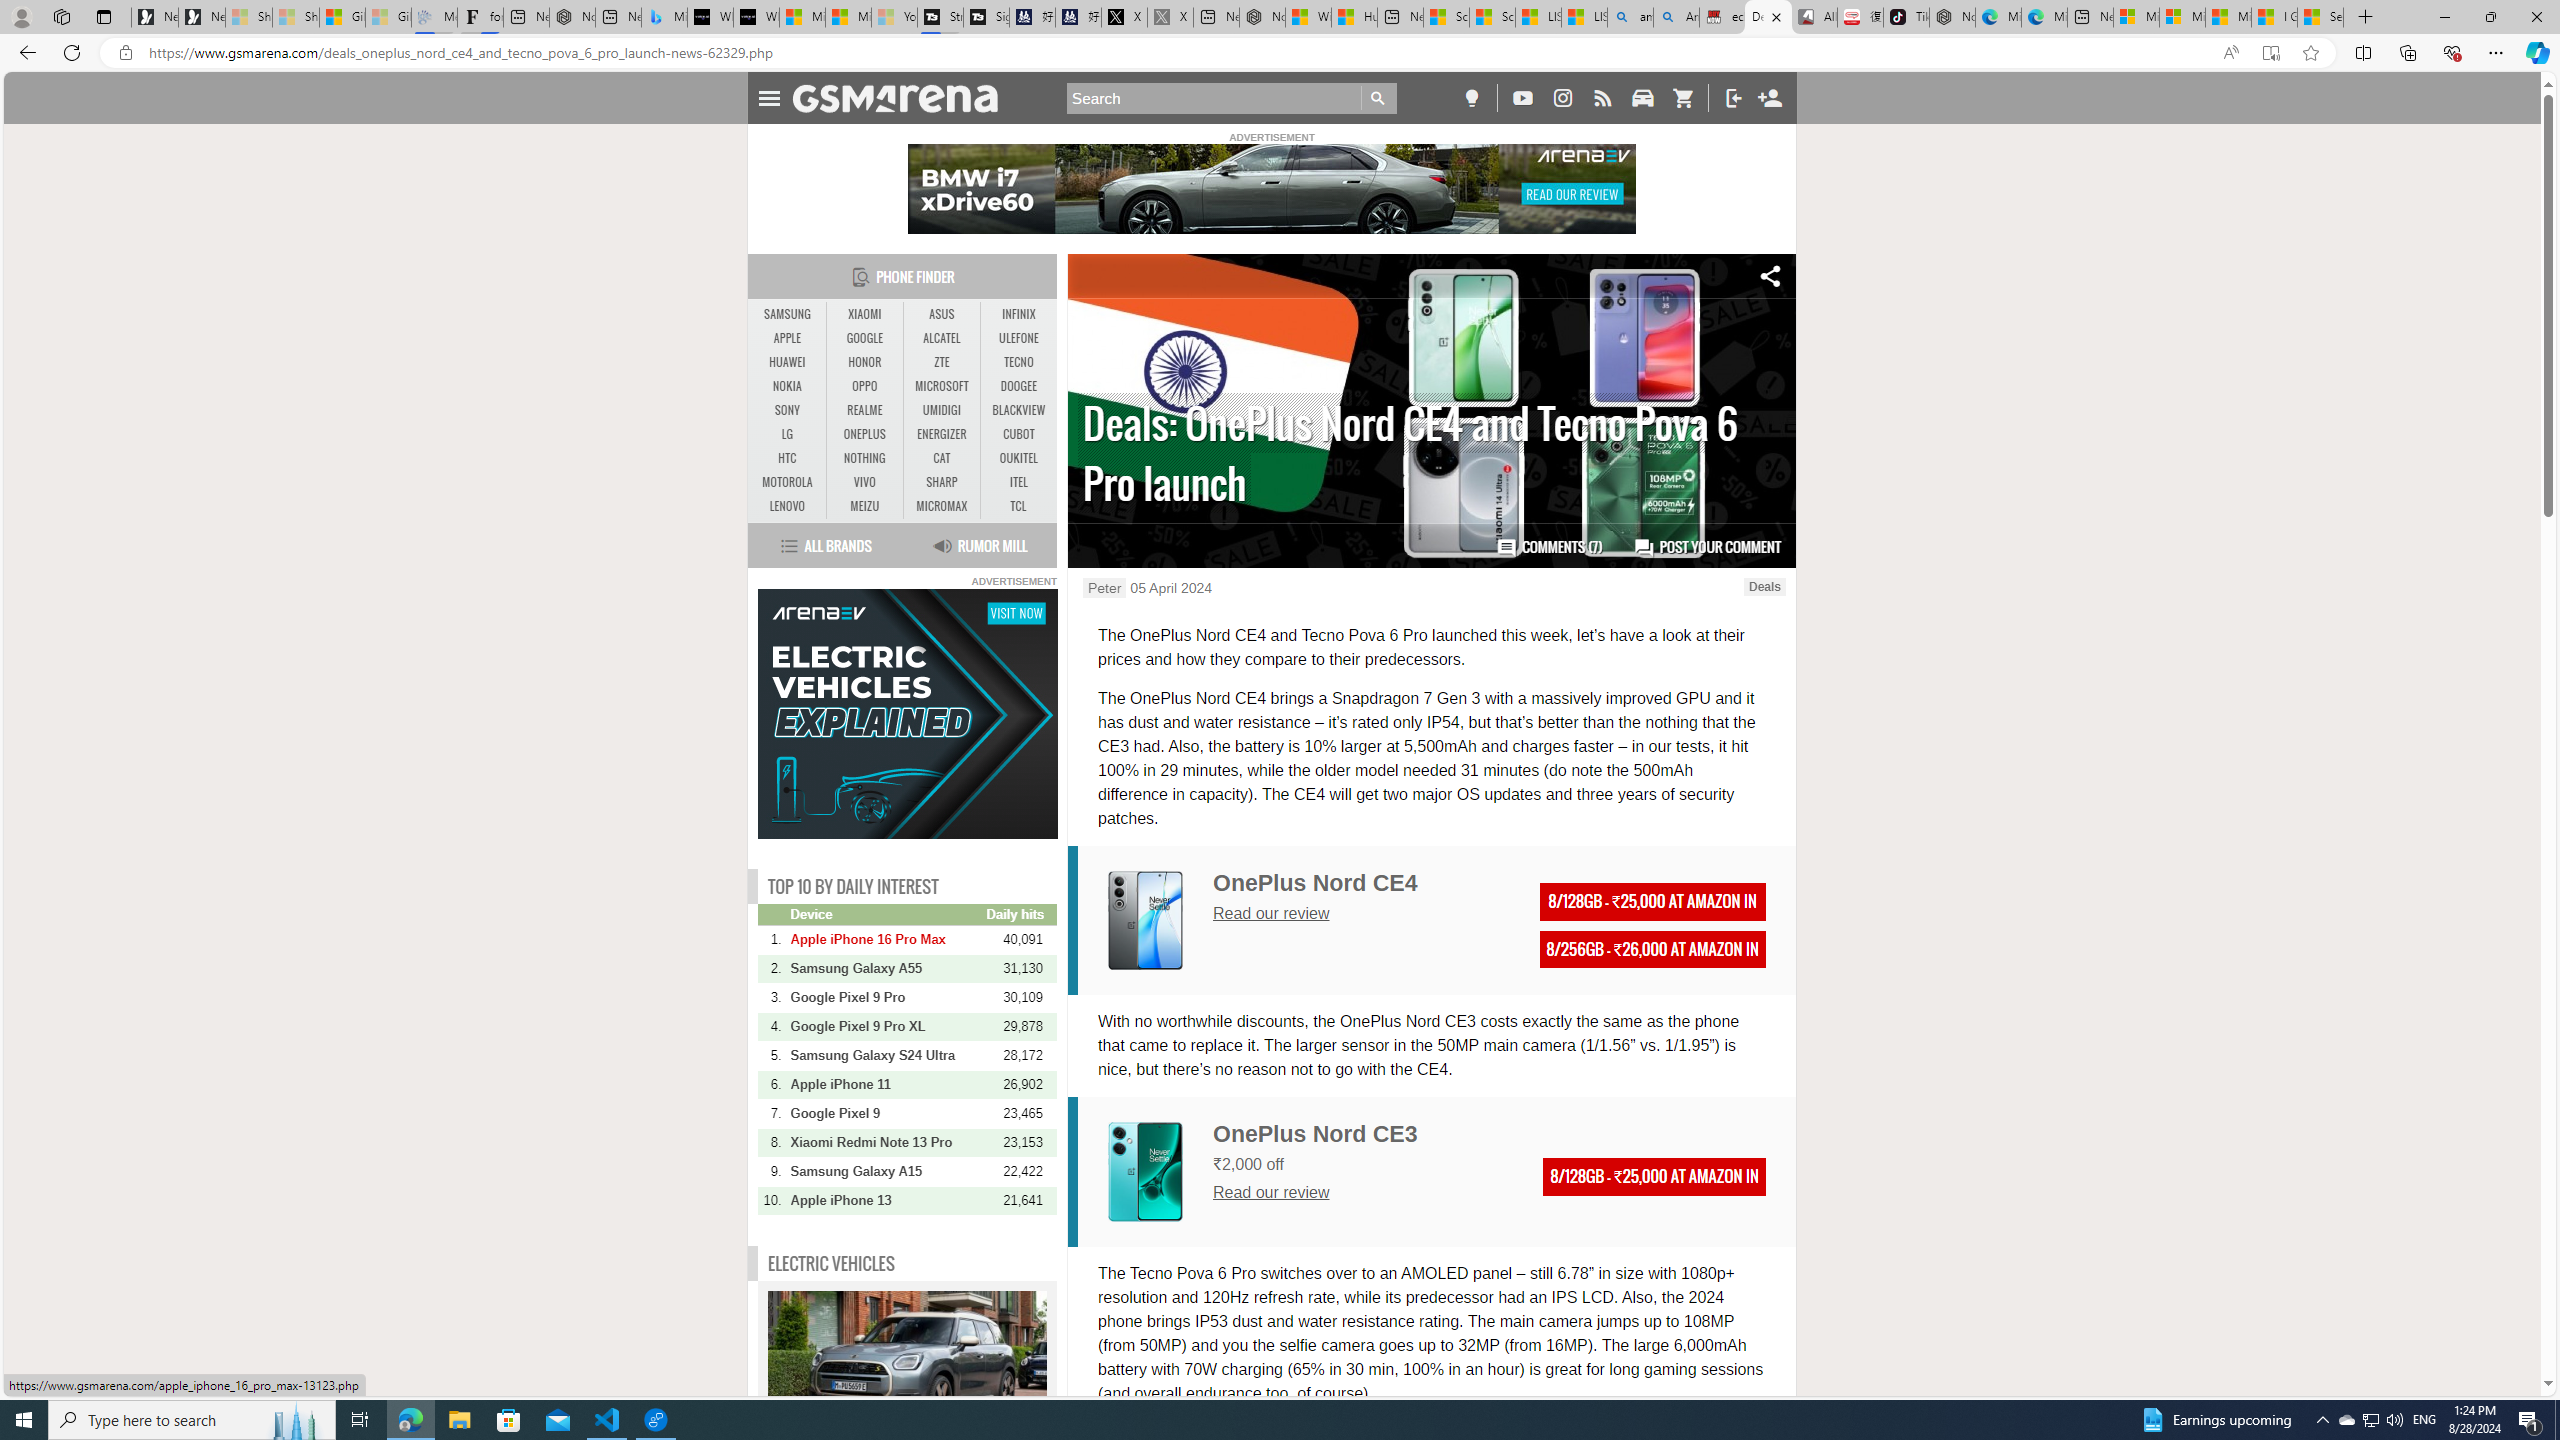 This screenshot has width=2560, height=1440. Describe the element at coordinates (787, 505) in the screenshot. I see `'LENOVO'` at that location.